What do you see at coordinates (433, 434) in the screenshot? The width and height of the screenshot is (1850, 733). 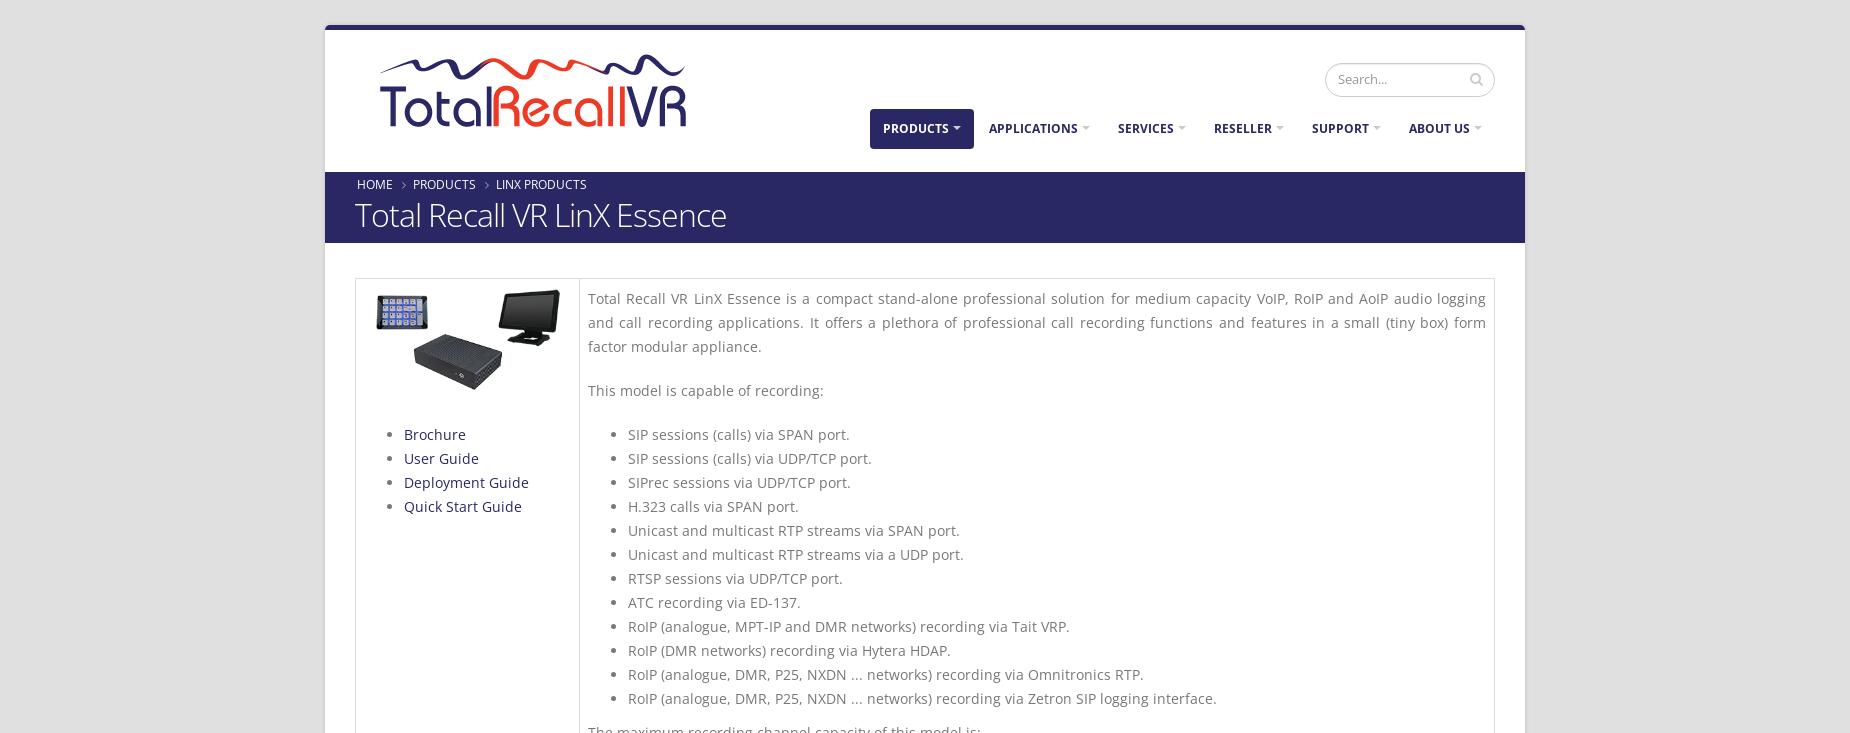 I see `'Brochure'` at bounding box center [433, 434].